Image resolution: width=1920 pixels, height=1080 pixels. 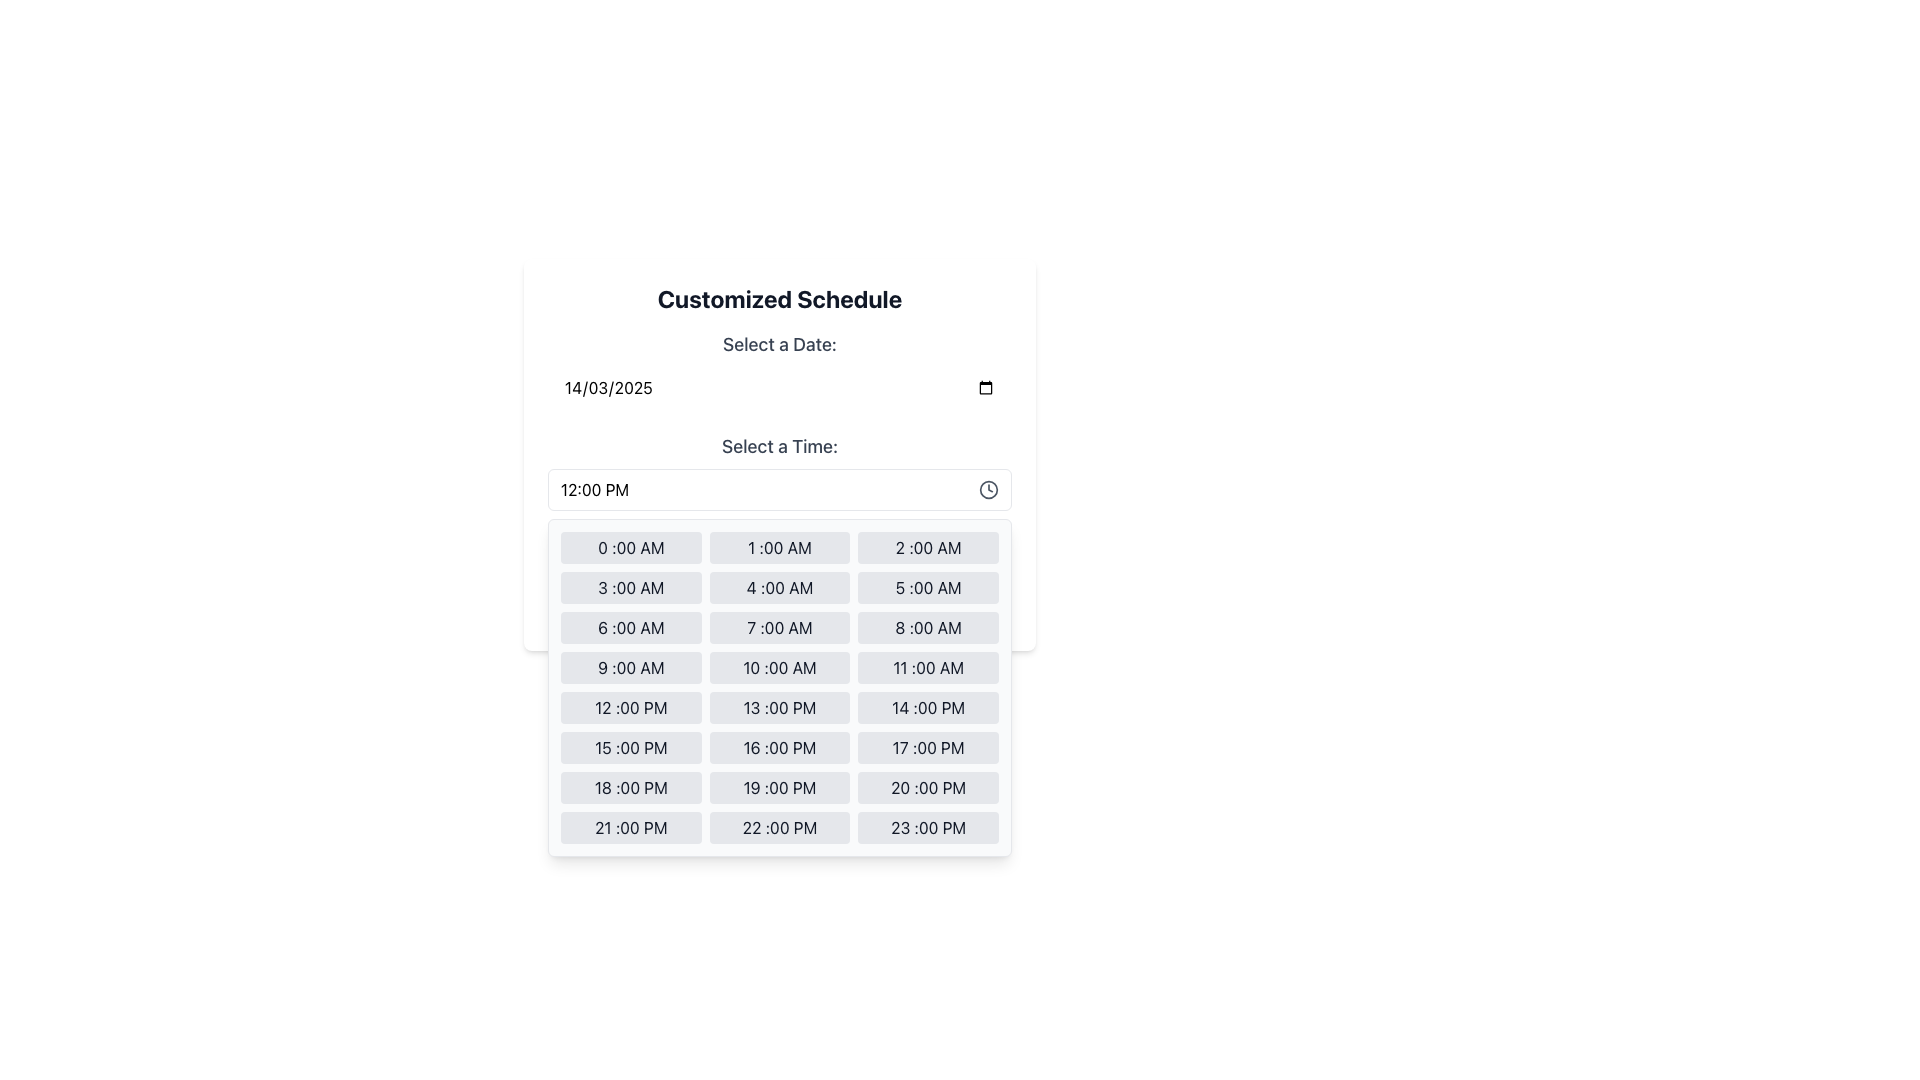 I want to click on outer boundary circle of the clock icon for debugging purposes by clicking on it, so click(x=988, y=489).